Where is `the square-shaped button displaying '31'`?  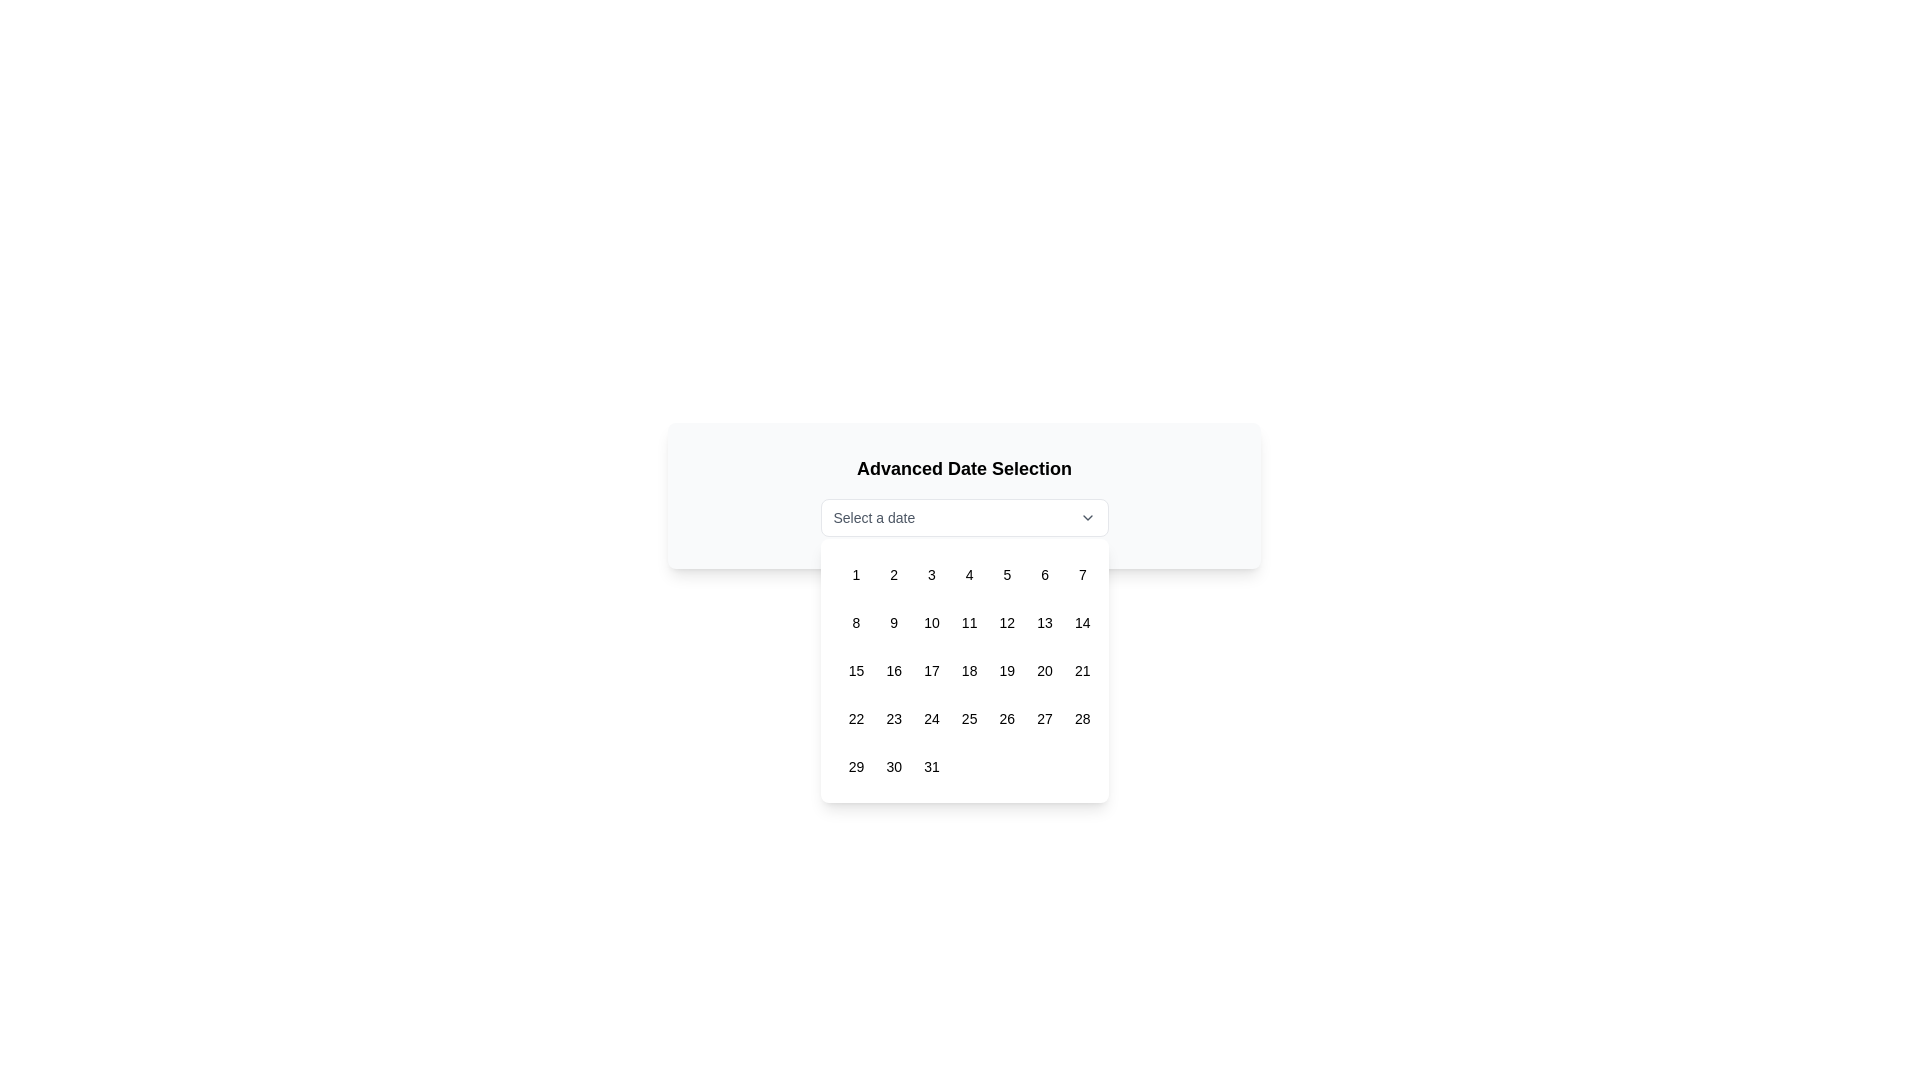 the square-shaped button displaying '31' is located at coordinates (930, 766).